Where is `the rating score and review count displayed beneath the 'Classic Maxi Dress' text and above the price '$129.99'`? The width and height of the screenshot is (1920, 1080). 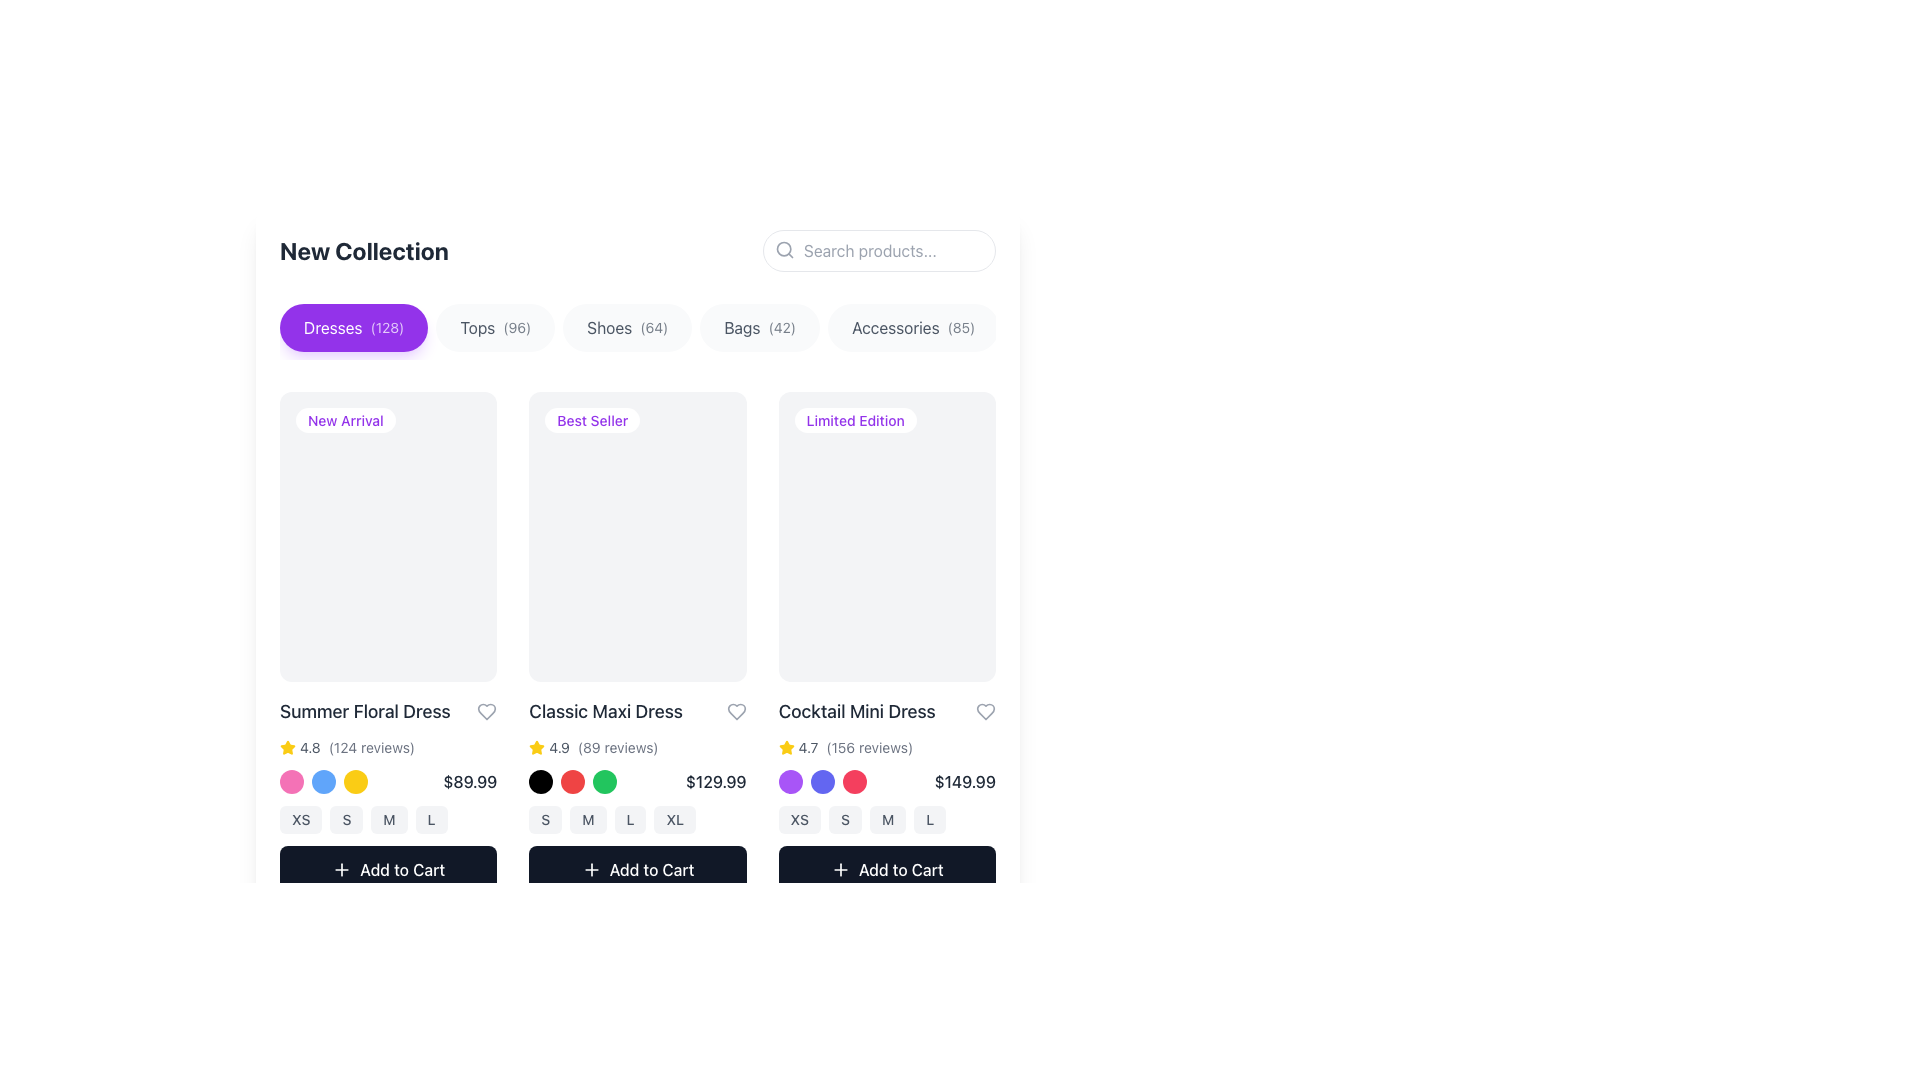 the rating score and review count displayed beneath the 'Classic Maxi Dress' text and above the price '$129.99' is located at coordinates (637, 747).